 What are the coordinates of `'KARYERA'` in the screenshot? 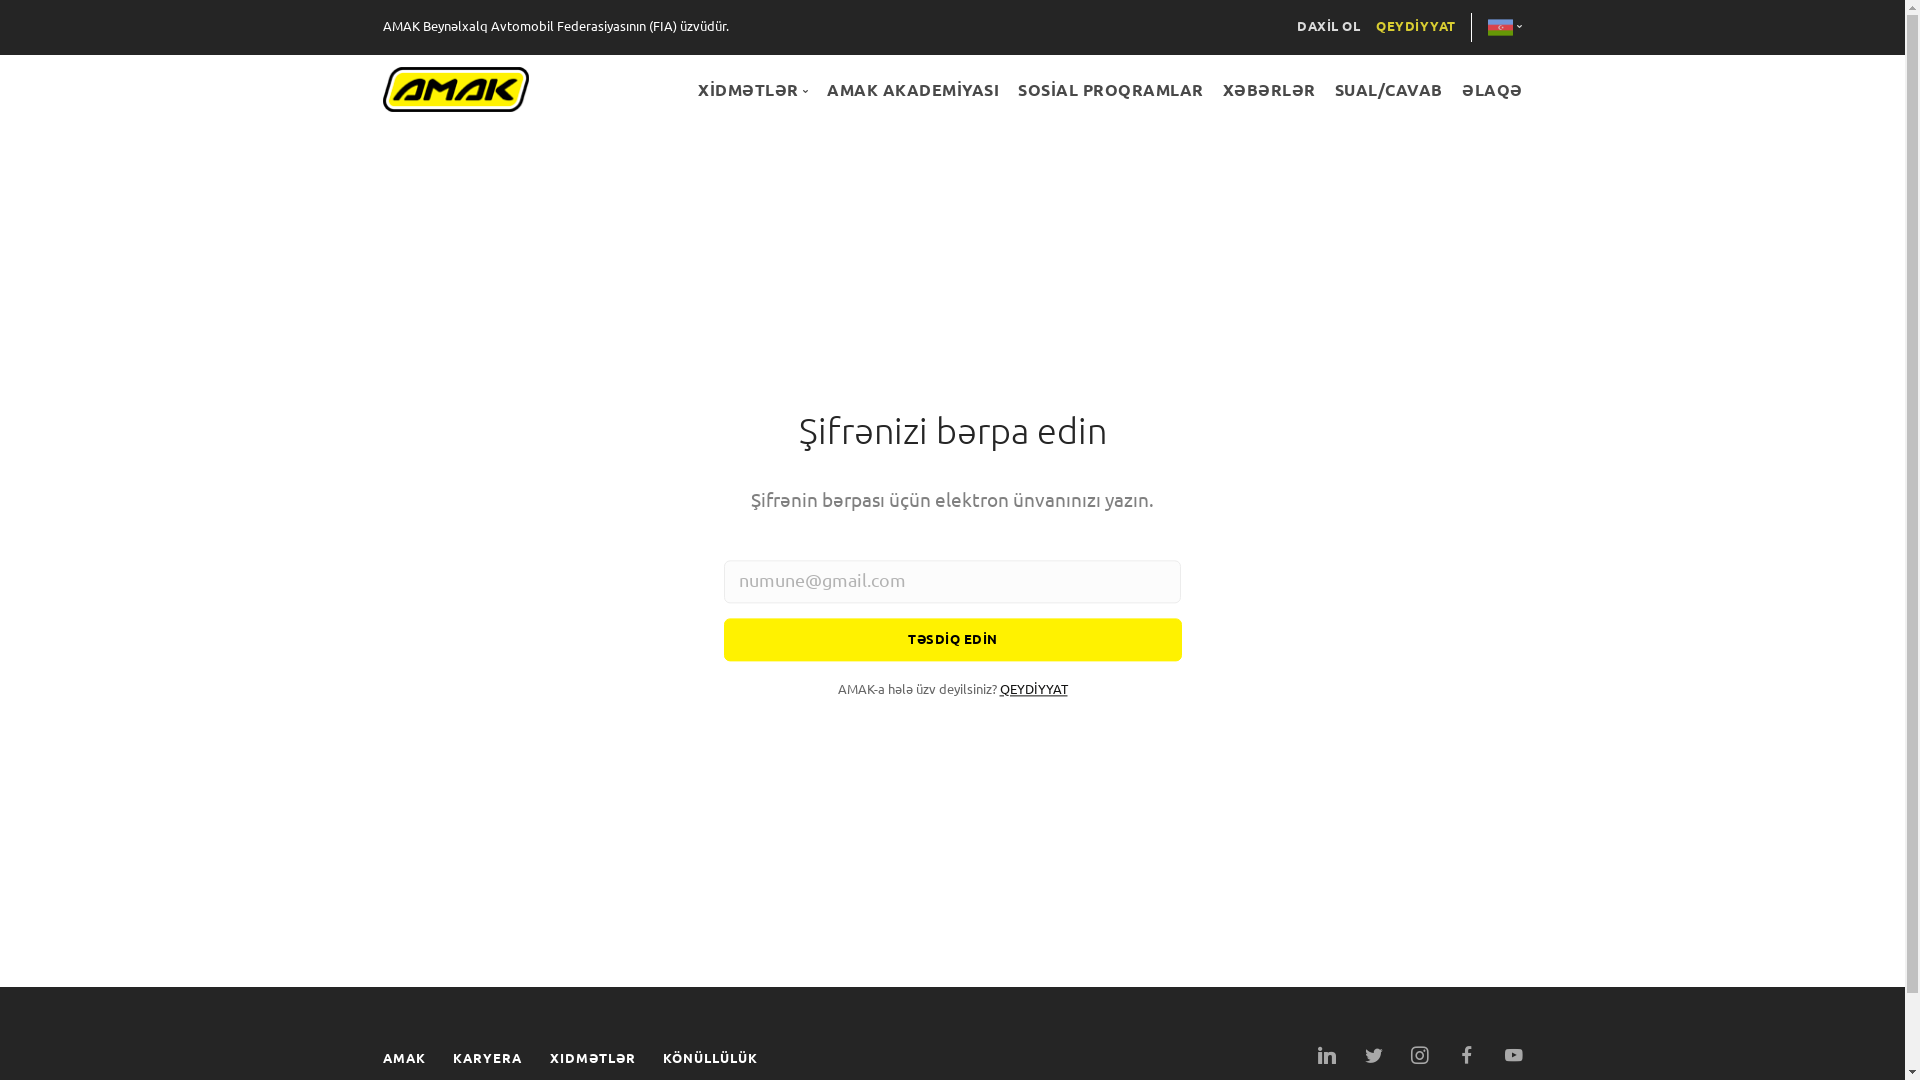 It's located at (486, 1057).